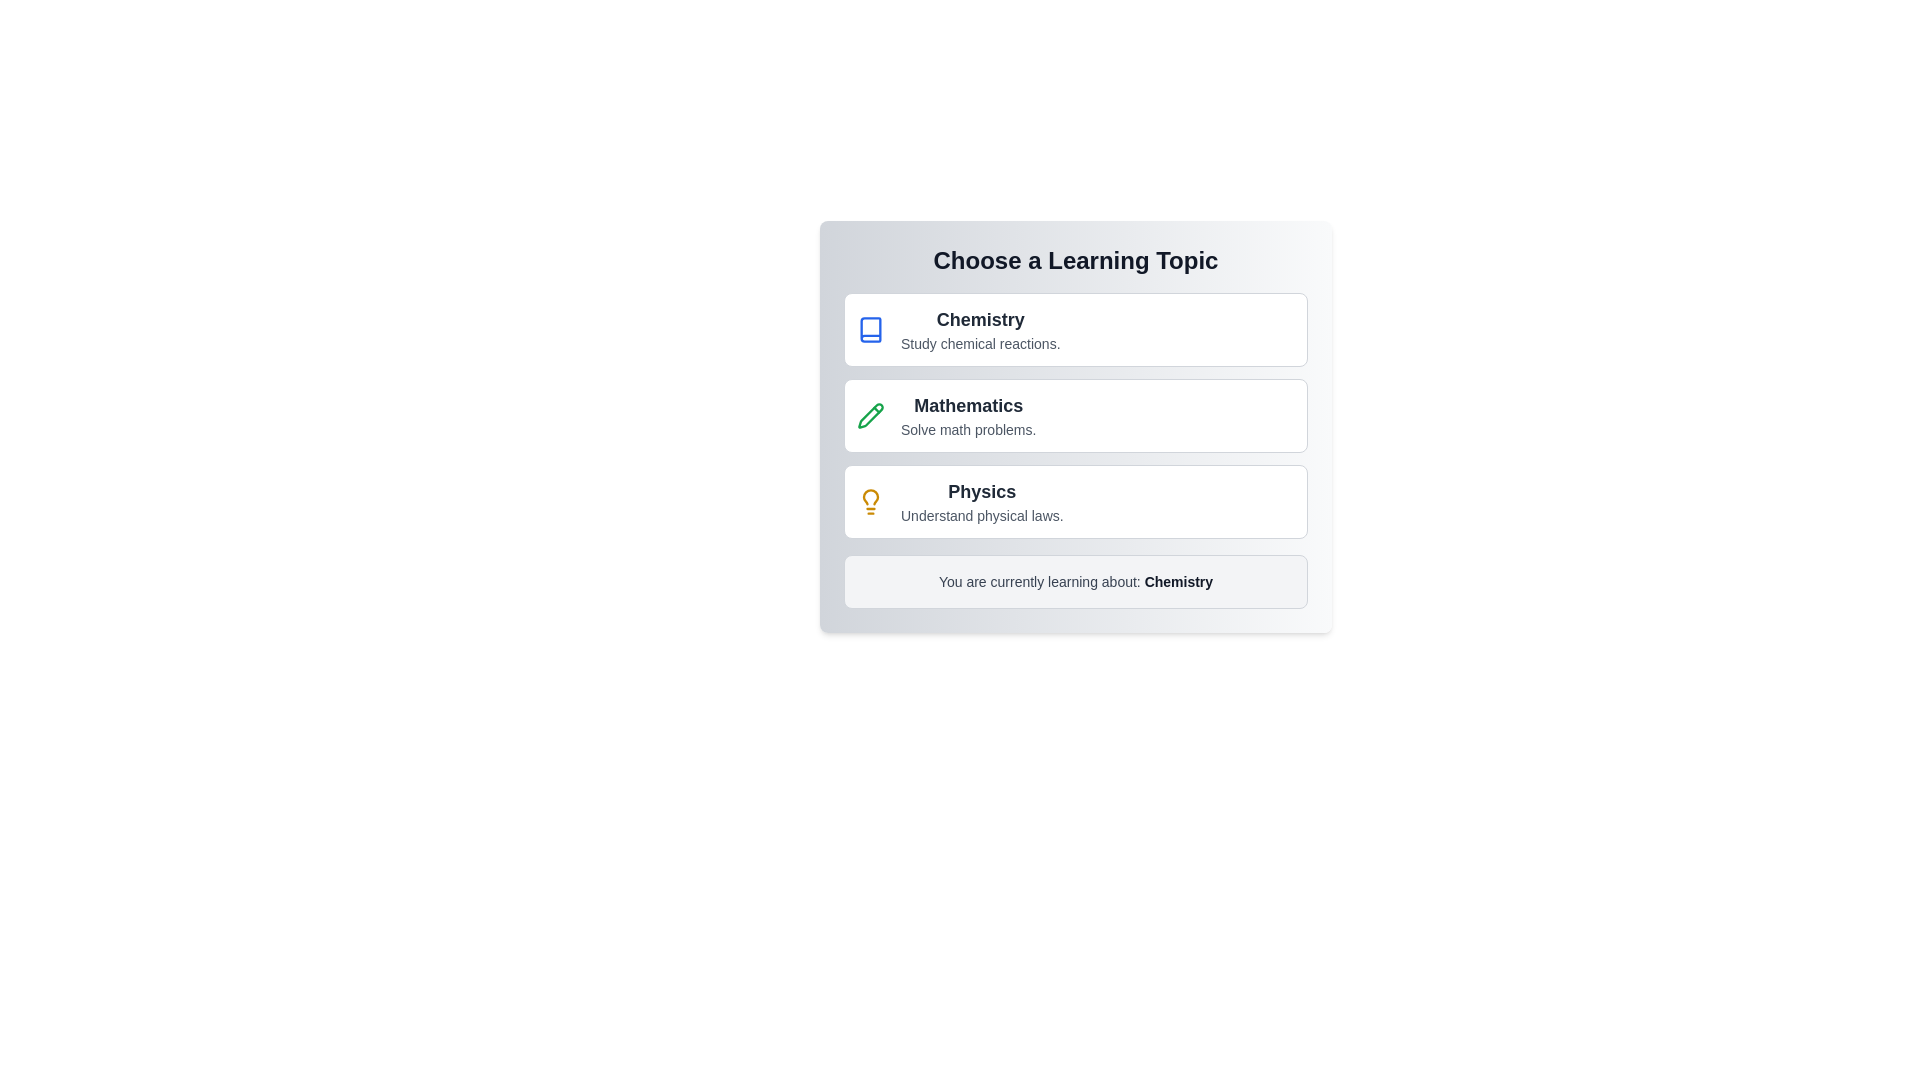 The image size is (1920, 1080). I want to click on the yellow lightbulb icon, which is positioned to the left of the 'Physics' title text within the 'Physics' option card, so click(870, 500).